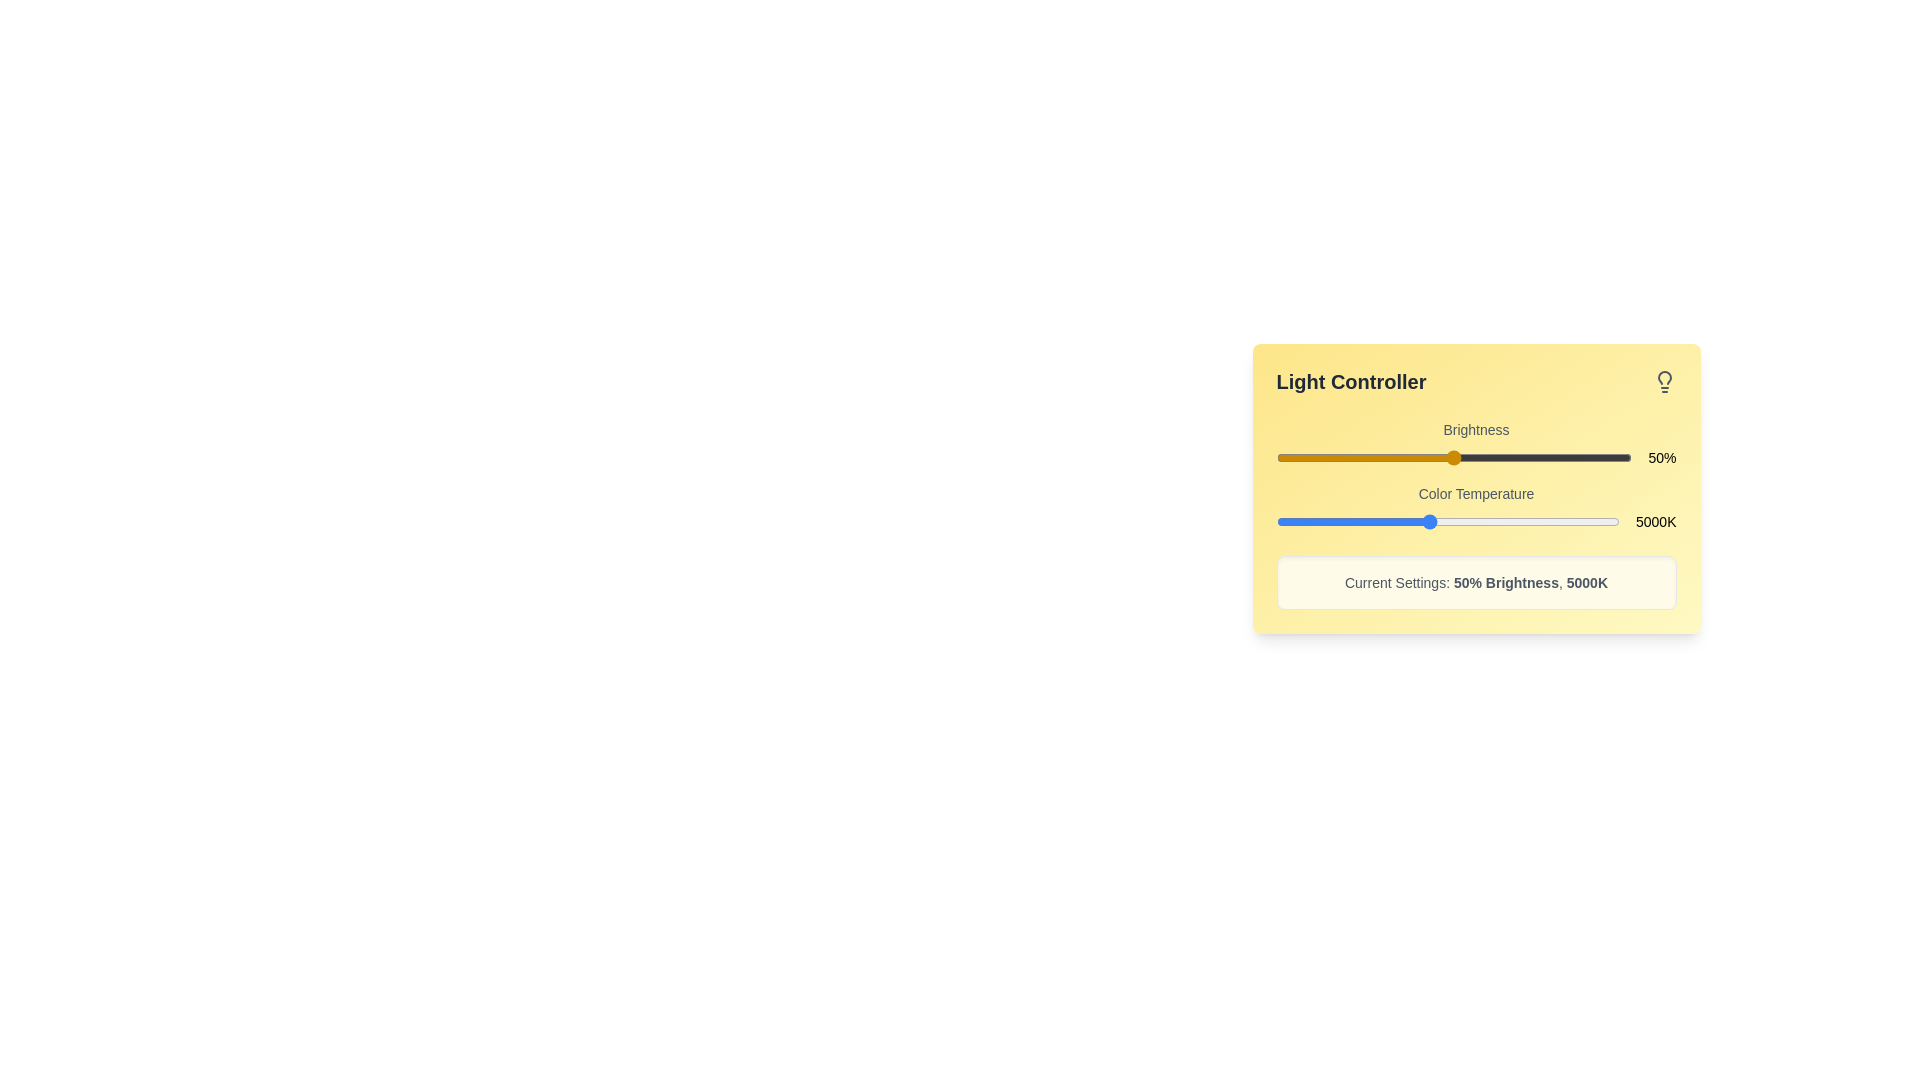 The width and height of the screenshot is (1920, 1080). What do you see at coordinates (1364, 520) in the screenshot?
I see `the color temperature slider to set the value to 3324 K` at bounding box center [1364, 520].